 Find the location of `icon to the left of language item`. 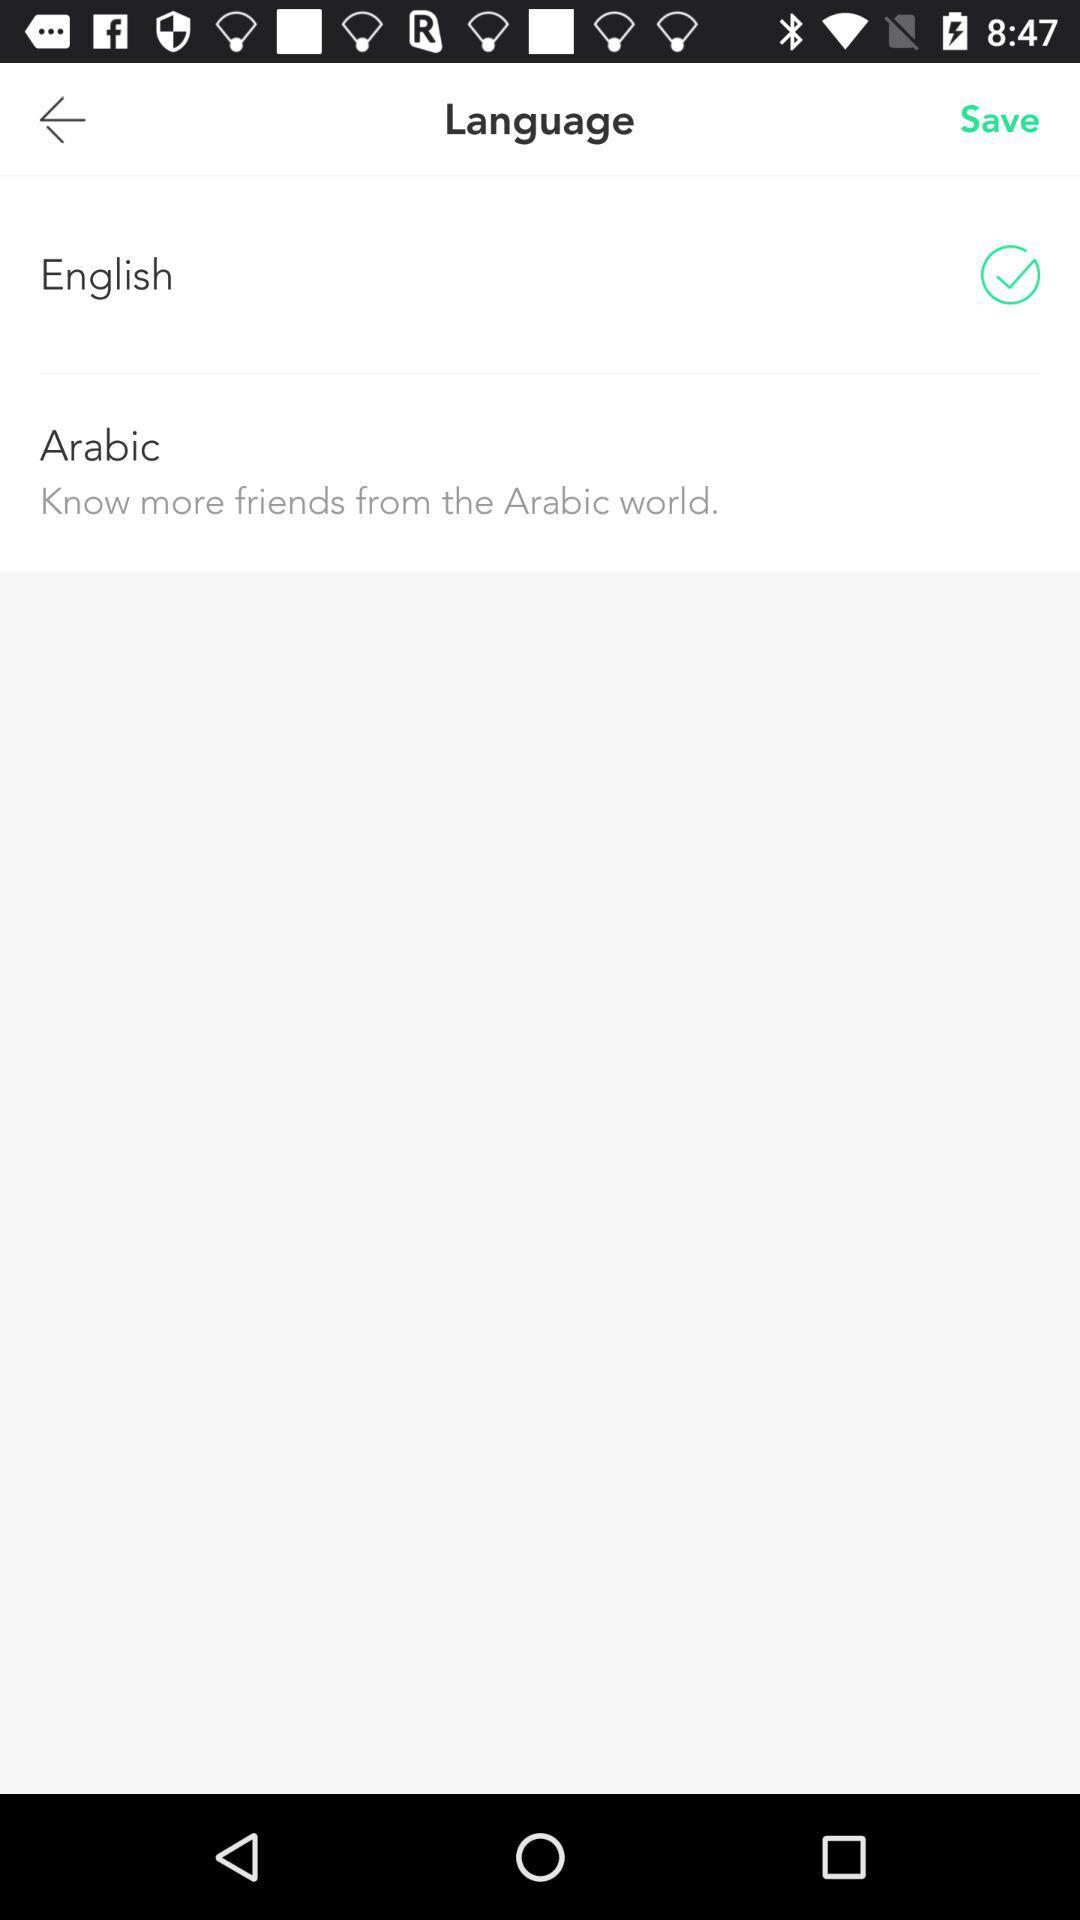

icon to the left of language item is located at coordinates (61, 118).